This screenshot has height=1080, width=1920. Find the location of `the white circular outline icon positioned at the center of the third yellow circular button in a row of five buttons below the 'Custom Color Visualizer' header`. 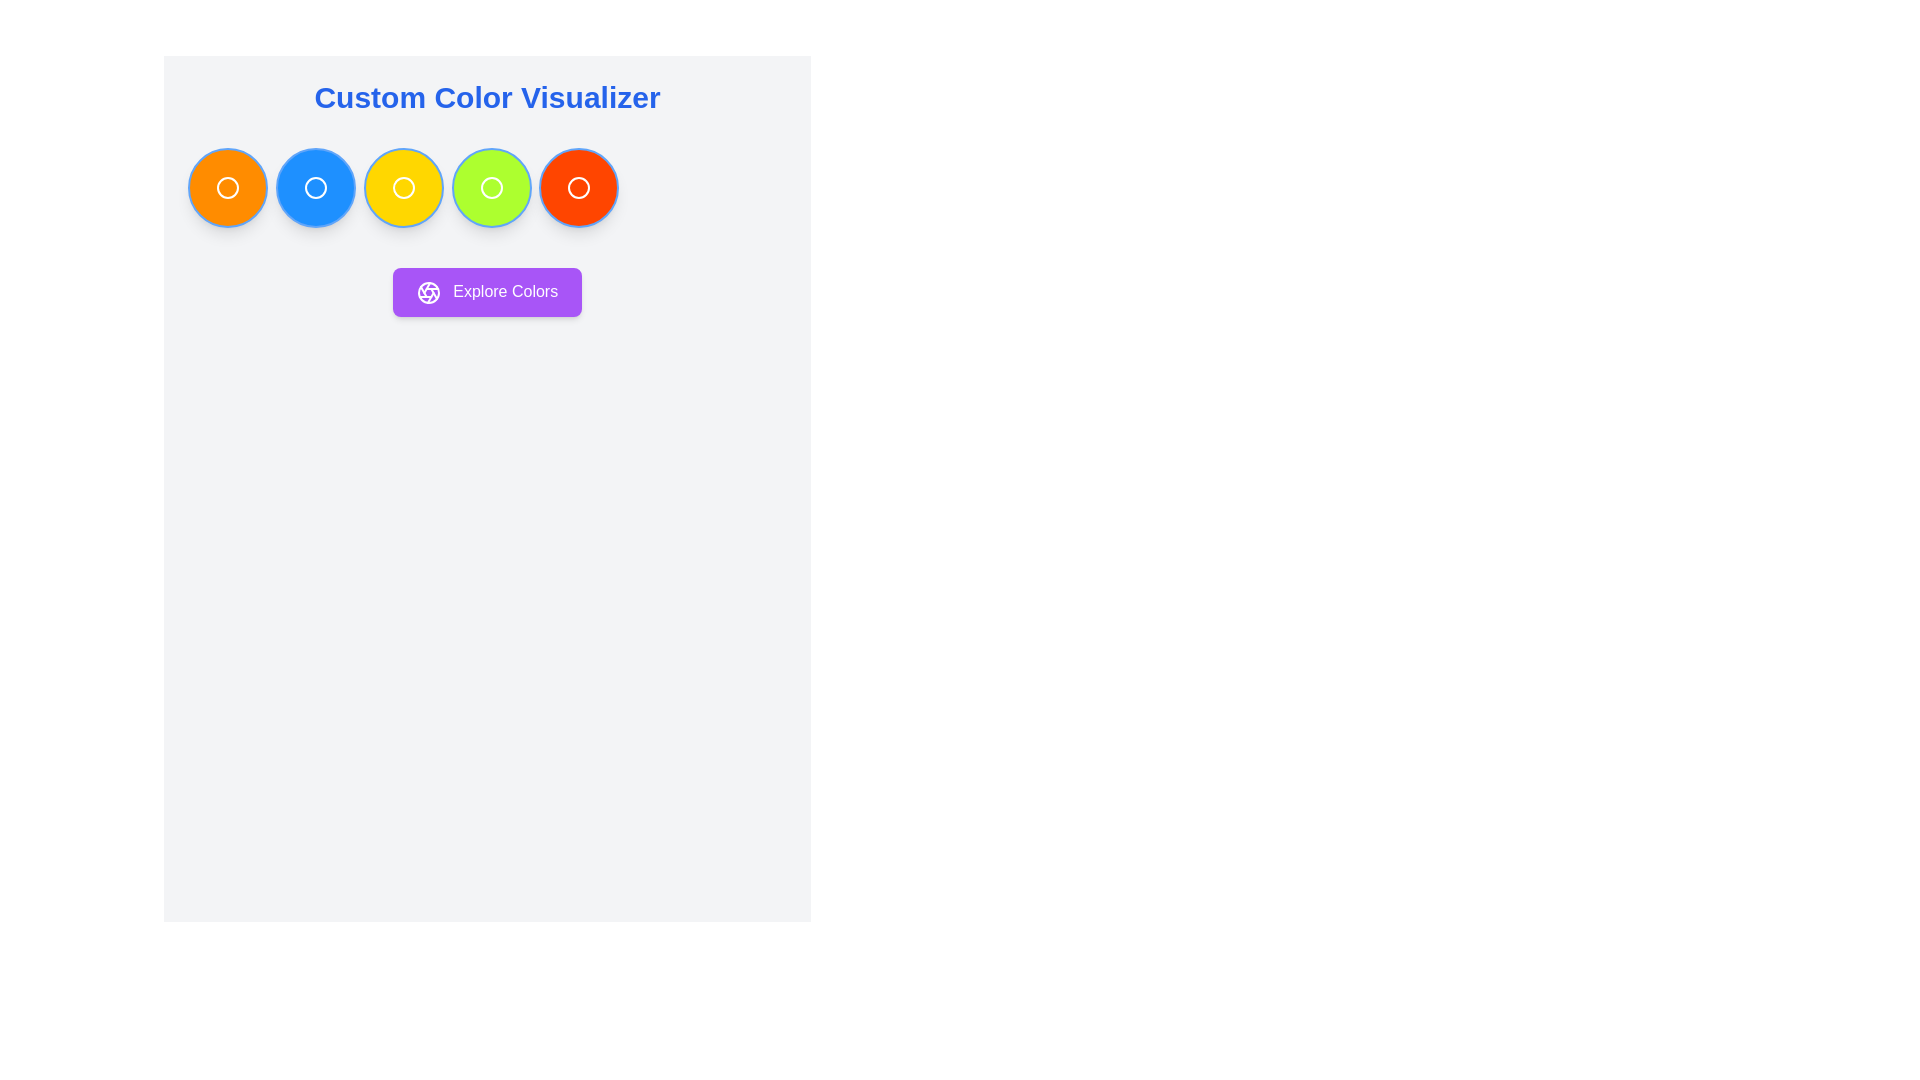

the white circular outline icon positioned at the center of the third yellow circular button in a row of five buttons below the 'Custom Color Visualizer' header is located at coordinates (402, 188).